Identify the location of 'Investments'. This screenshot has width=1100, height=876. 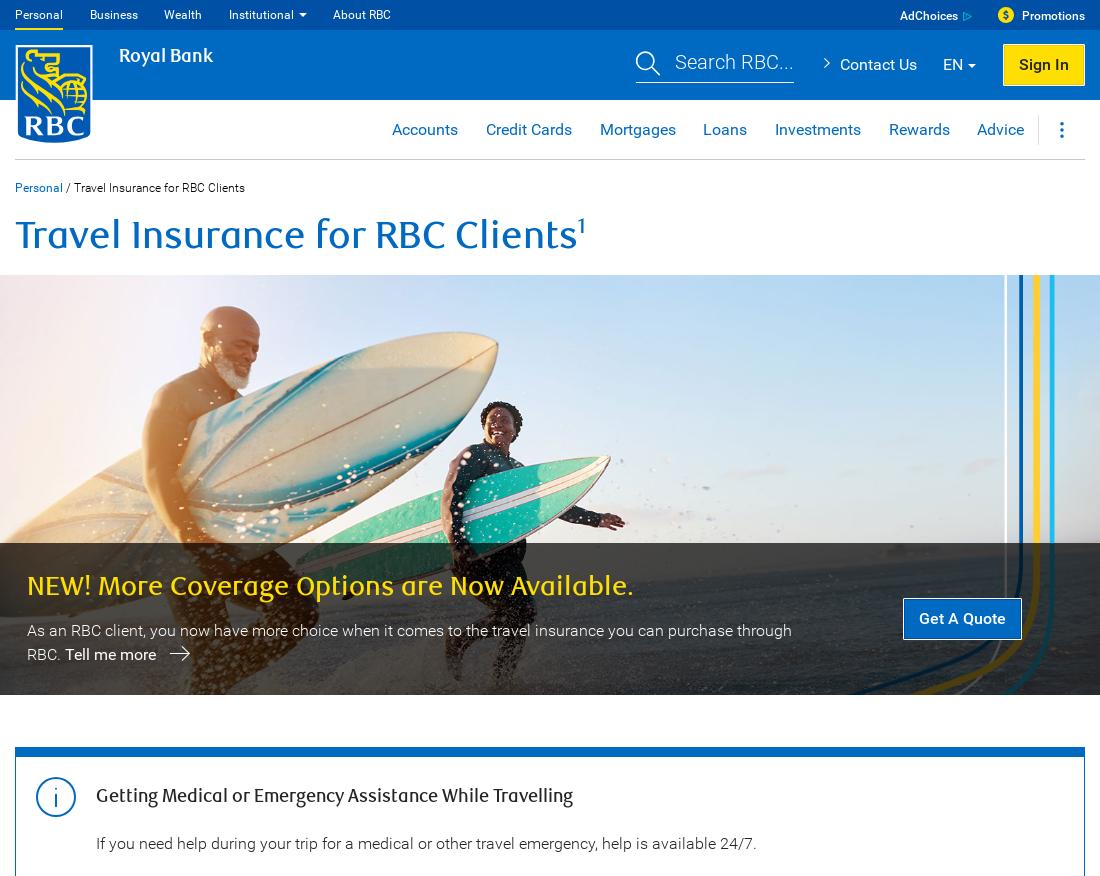
(816, 127).